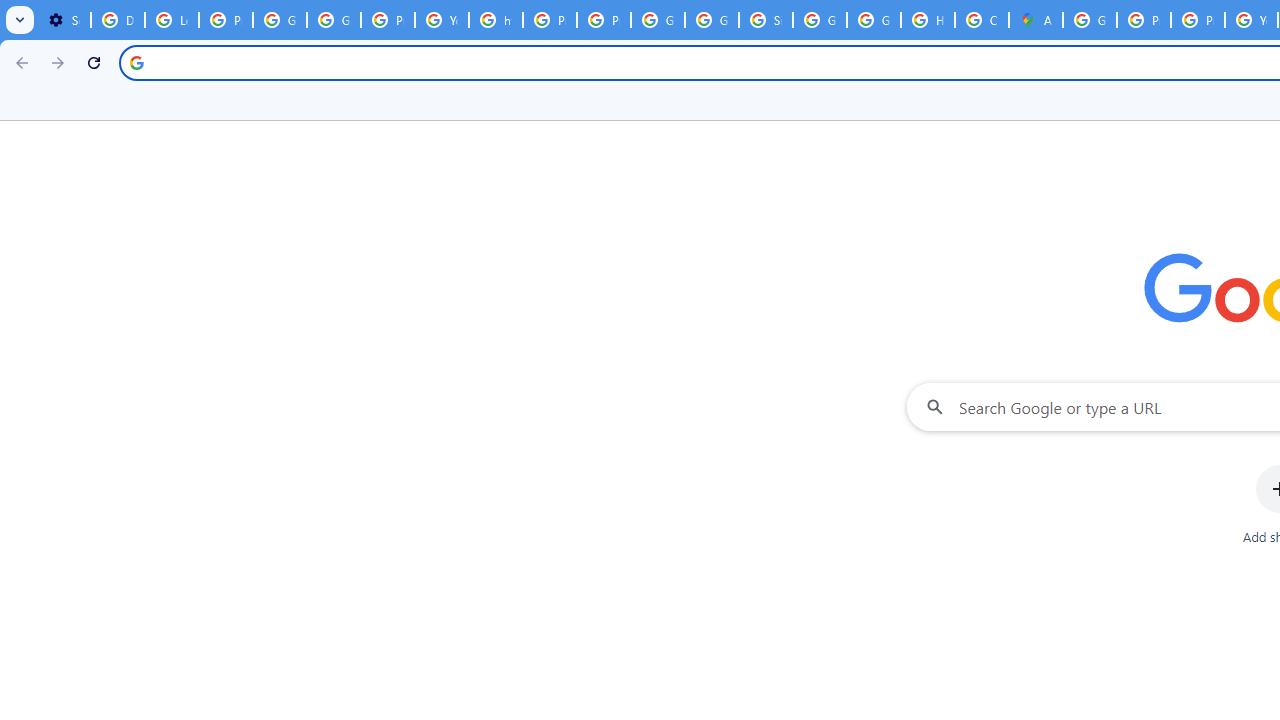 This screenshot has height=720, width=1280. Describe the element at coordinates (981, 20) in the screenshot. I see `'Create your Google Account'` at that location.